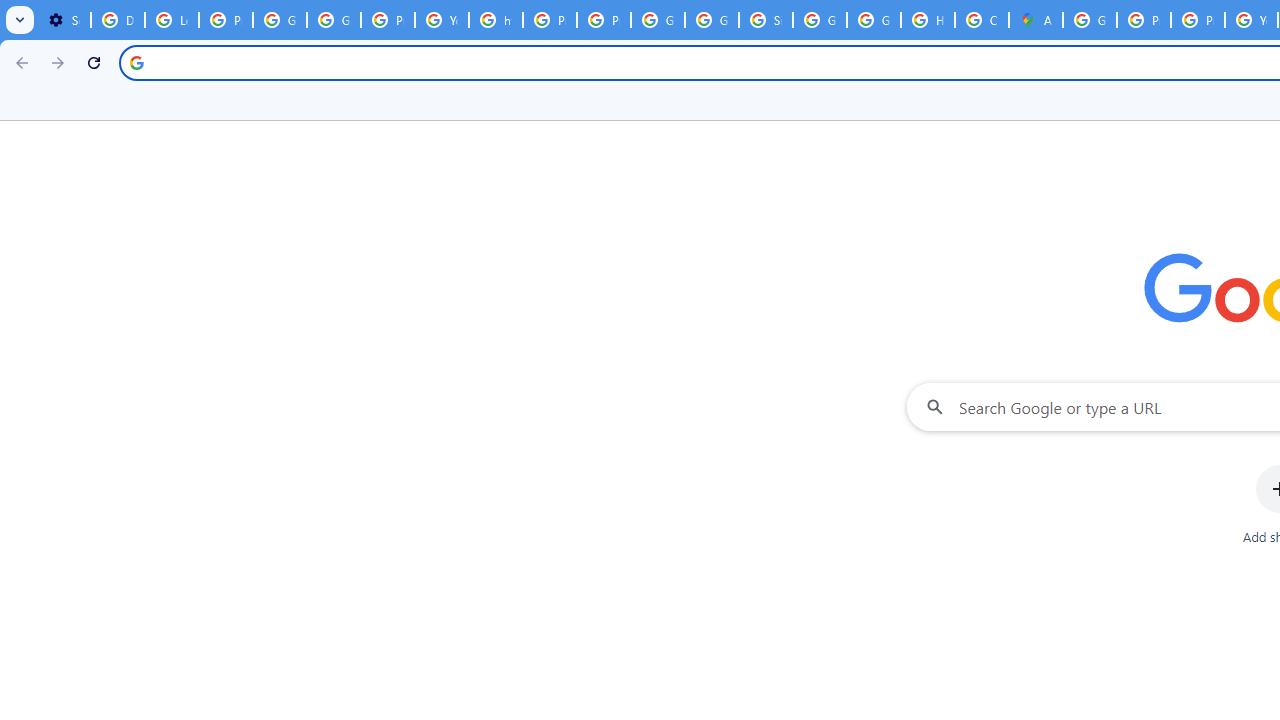 This screenshot has height=720, width=1280. Describe the element at coordinates (981, 20) in the screenshot. I see `'Create your Google Account'` at that location.